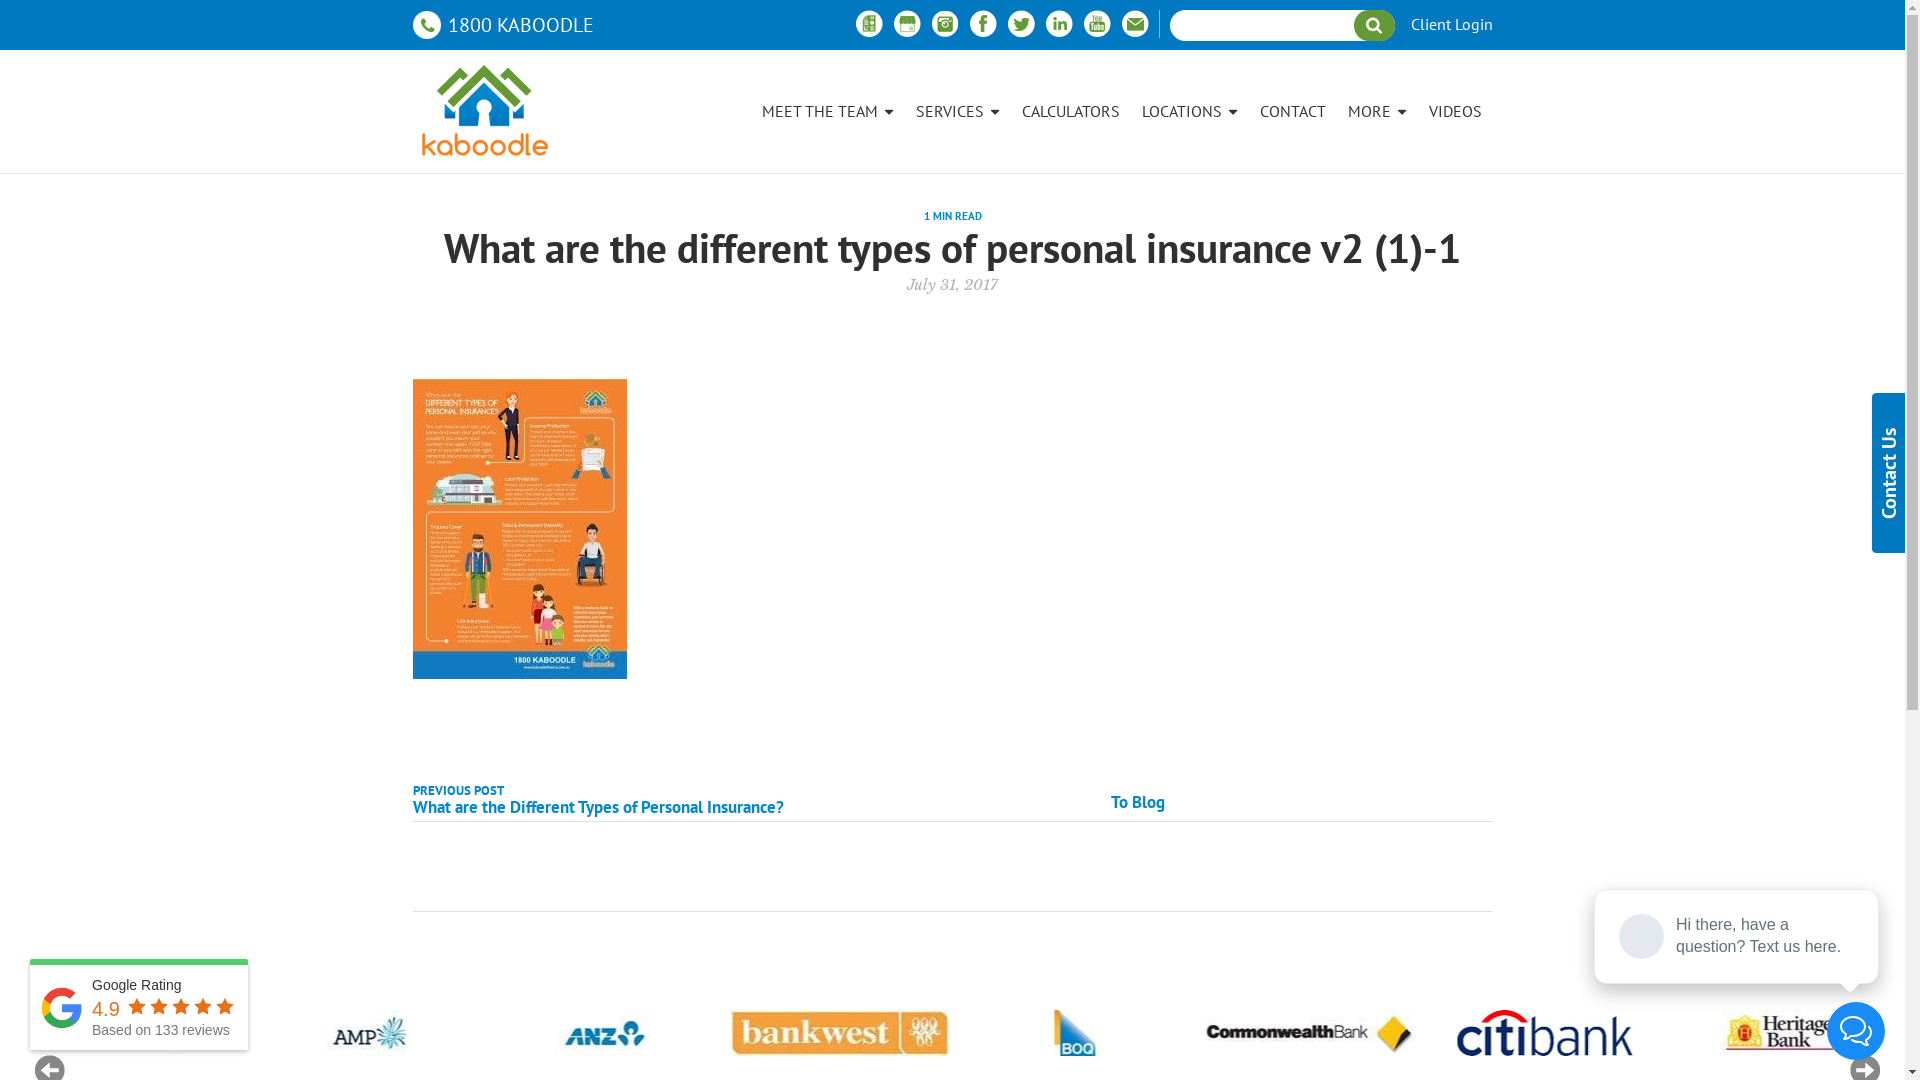 The width and height of the screenshot is (1920, 1080). What do you see at coordinates (955, 111) in the screenshot?
I see `'SERVICES'` at bounding box center [955, 111].